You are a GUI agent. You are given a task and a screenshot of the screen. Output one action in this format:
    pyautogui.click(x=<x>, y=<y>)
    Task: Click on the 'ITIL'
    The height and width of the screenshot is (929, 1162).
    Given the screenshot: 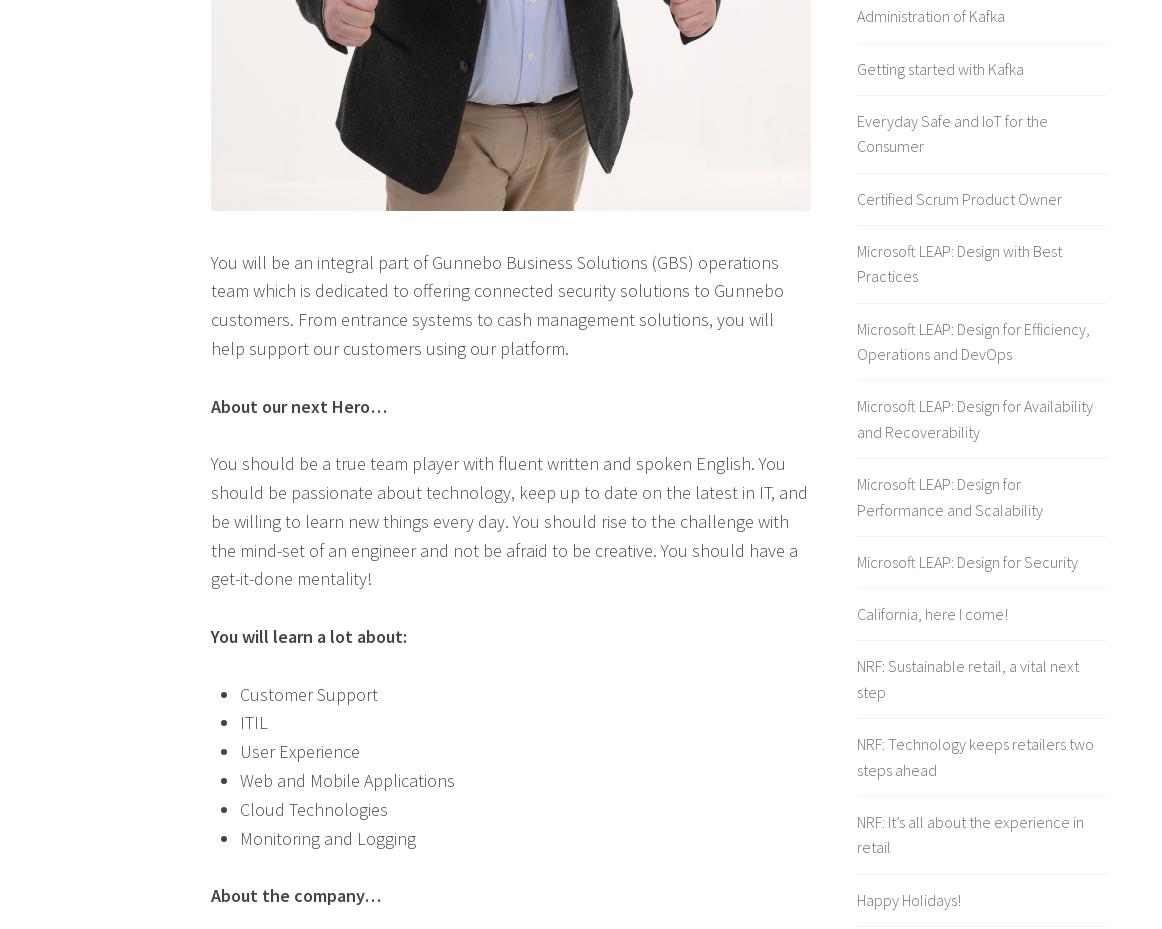 What is the action you would take?
    pyautogui.click(x=252, y=722)
    